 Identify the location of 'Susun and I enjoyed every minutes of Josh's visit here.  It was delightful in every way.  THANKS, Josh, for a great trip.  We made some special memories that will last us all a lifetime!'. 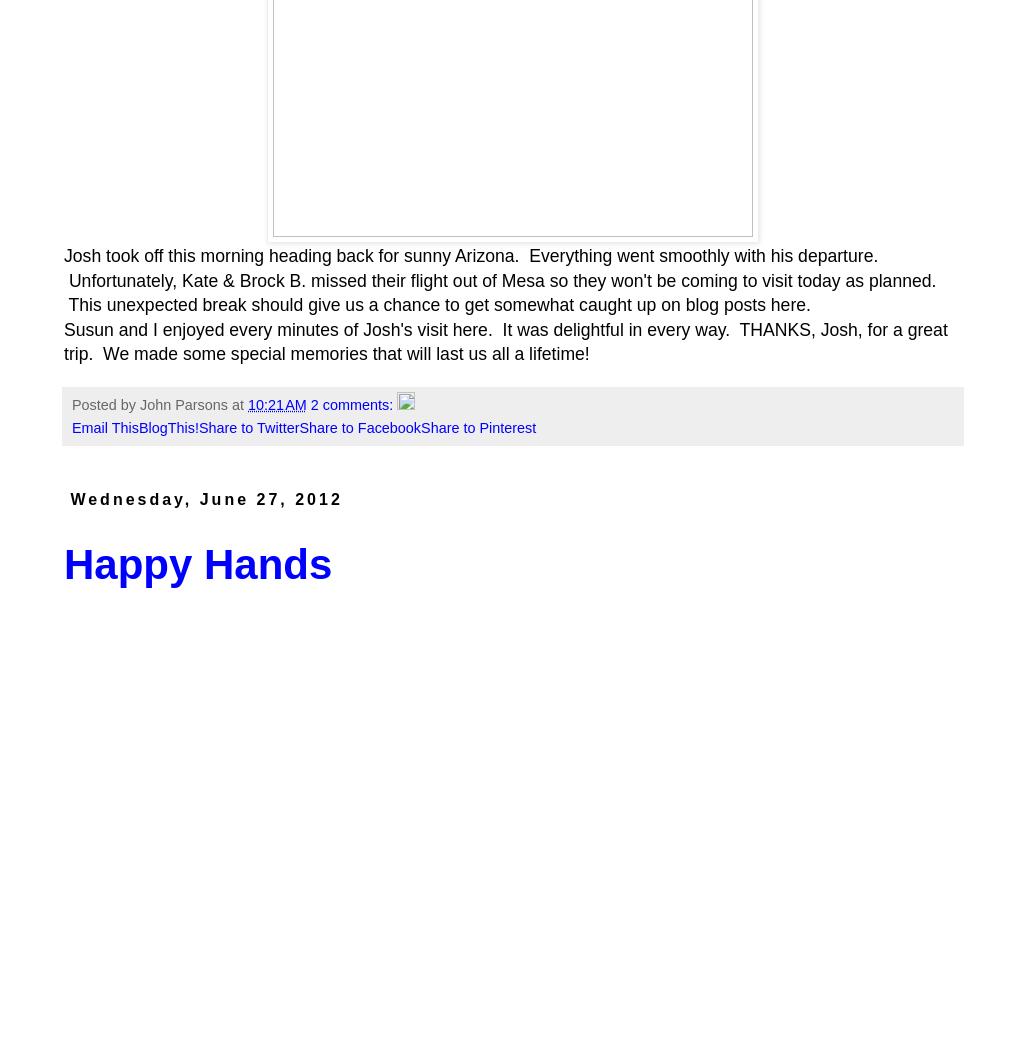
(64, 341).